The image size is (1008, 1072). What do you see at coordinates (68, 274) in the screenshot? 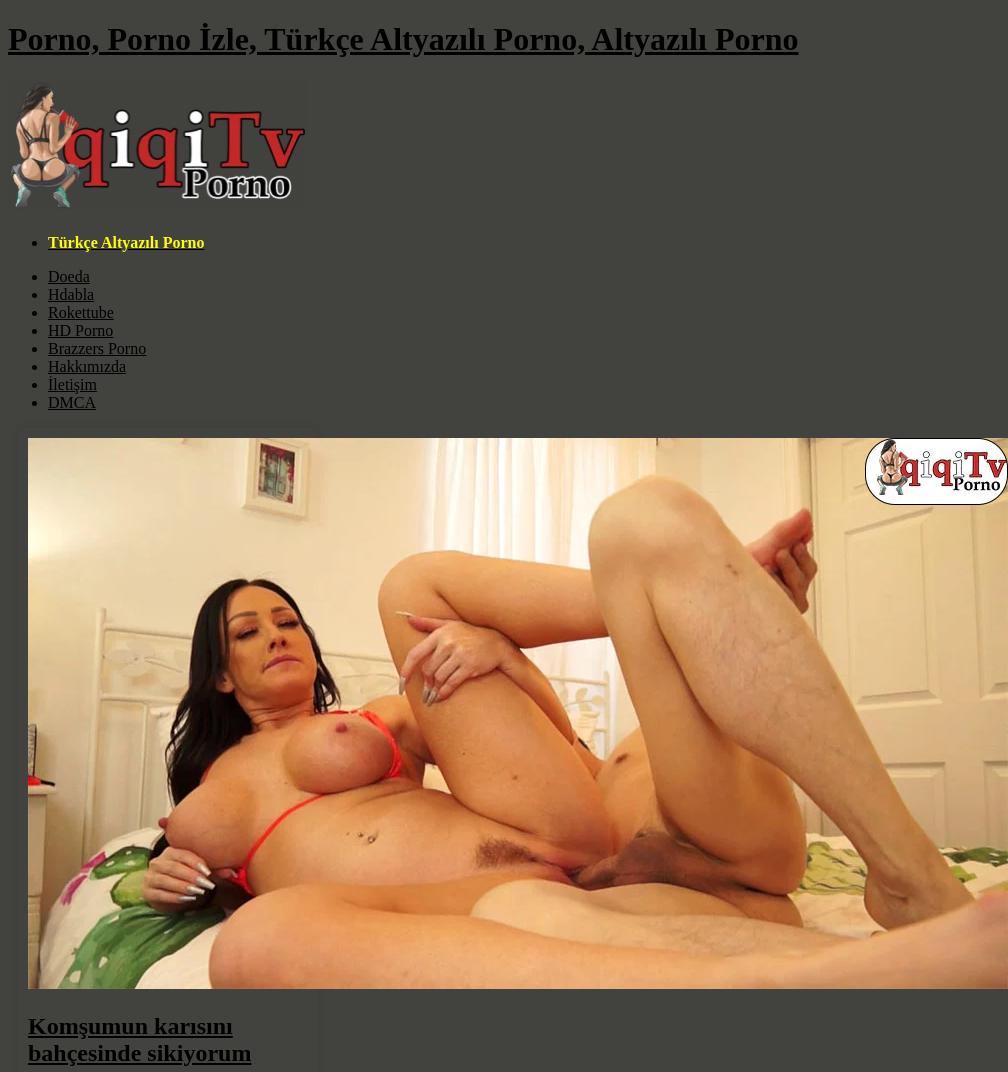
I see `'Doeda'` at bounding box center [68, 274].